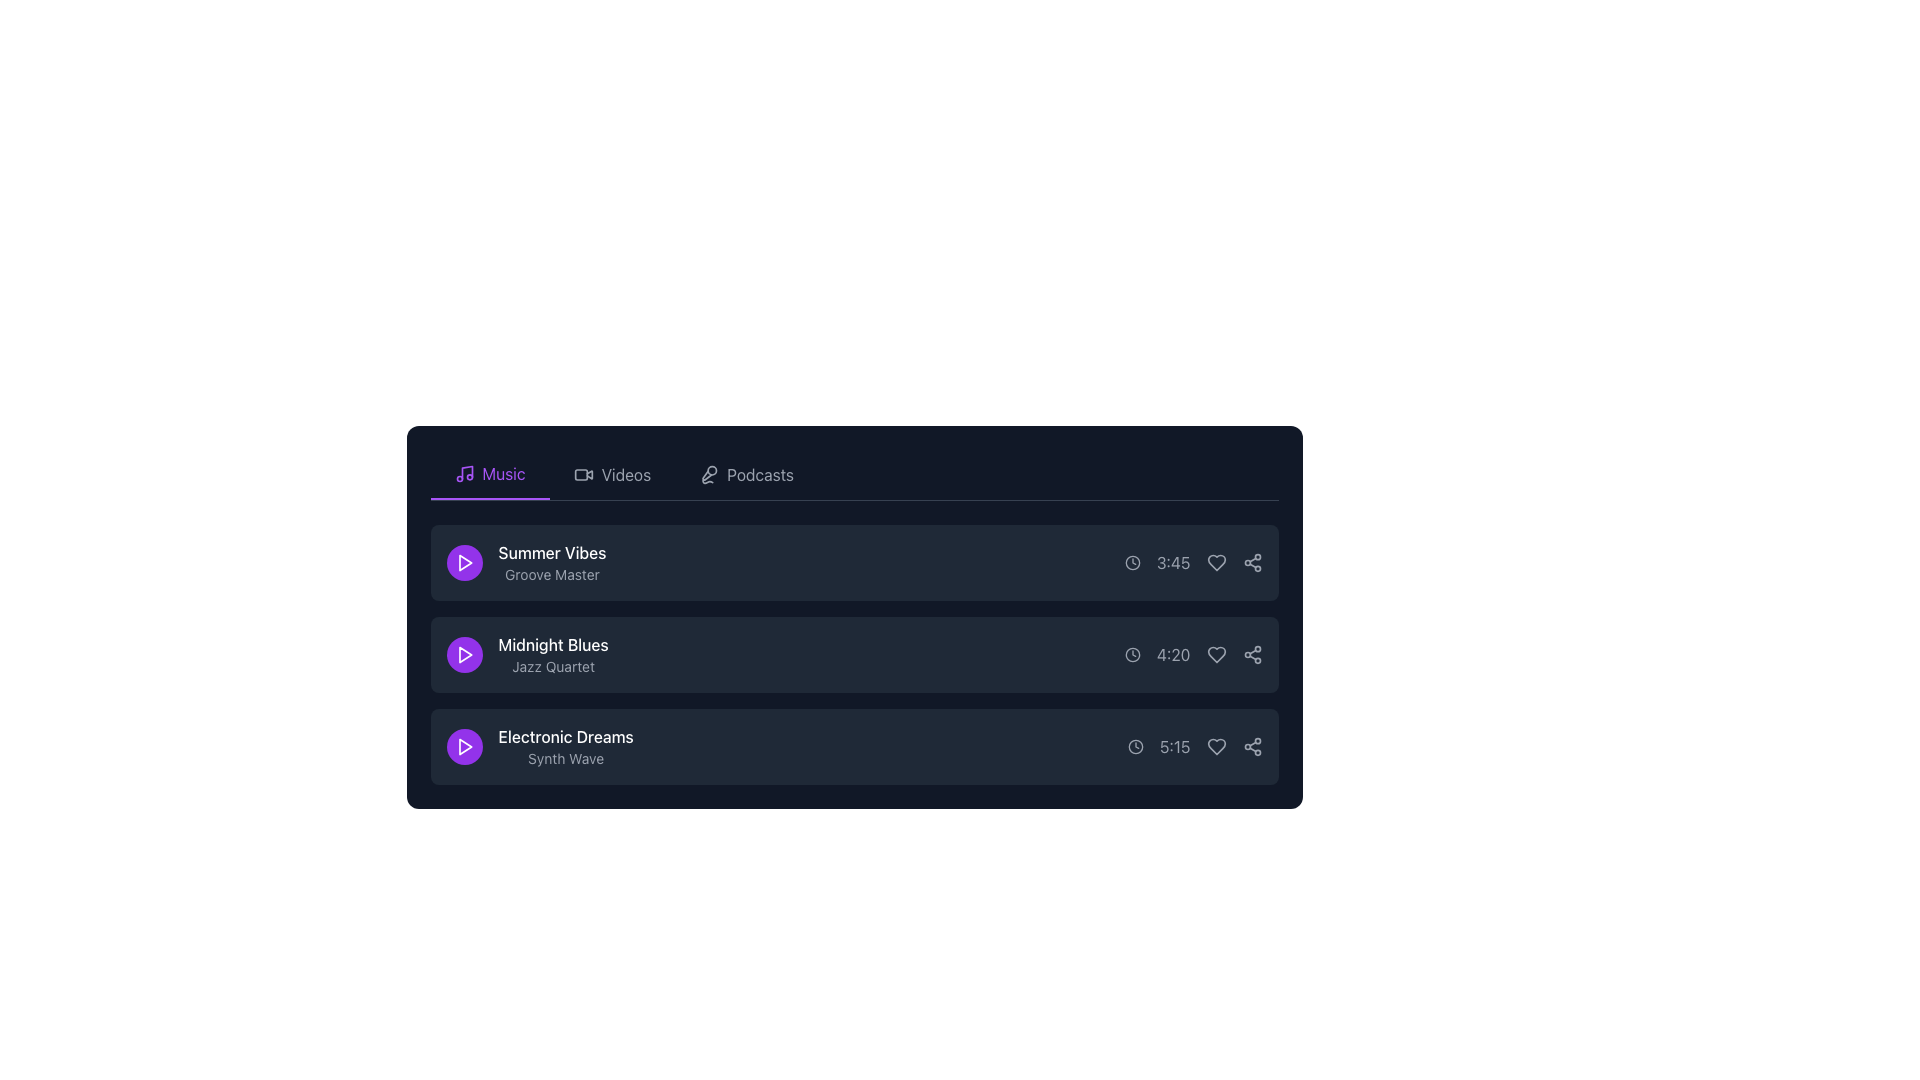  Describe the element at coordinates (553, 667) in the screenshot. I see `the text label displaying 'Jazz Quartet', which is in a smaller, gray-colored font and positioned beneath 'Midnight Blues'` at that location.